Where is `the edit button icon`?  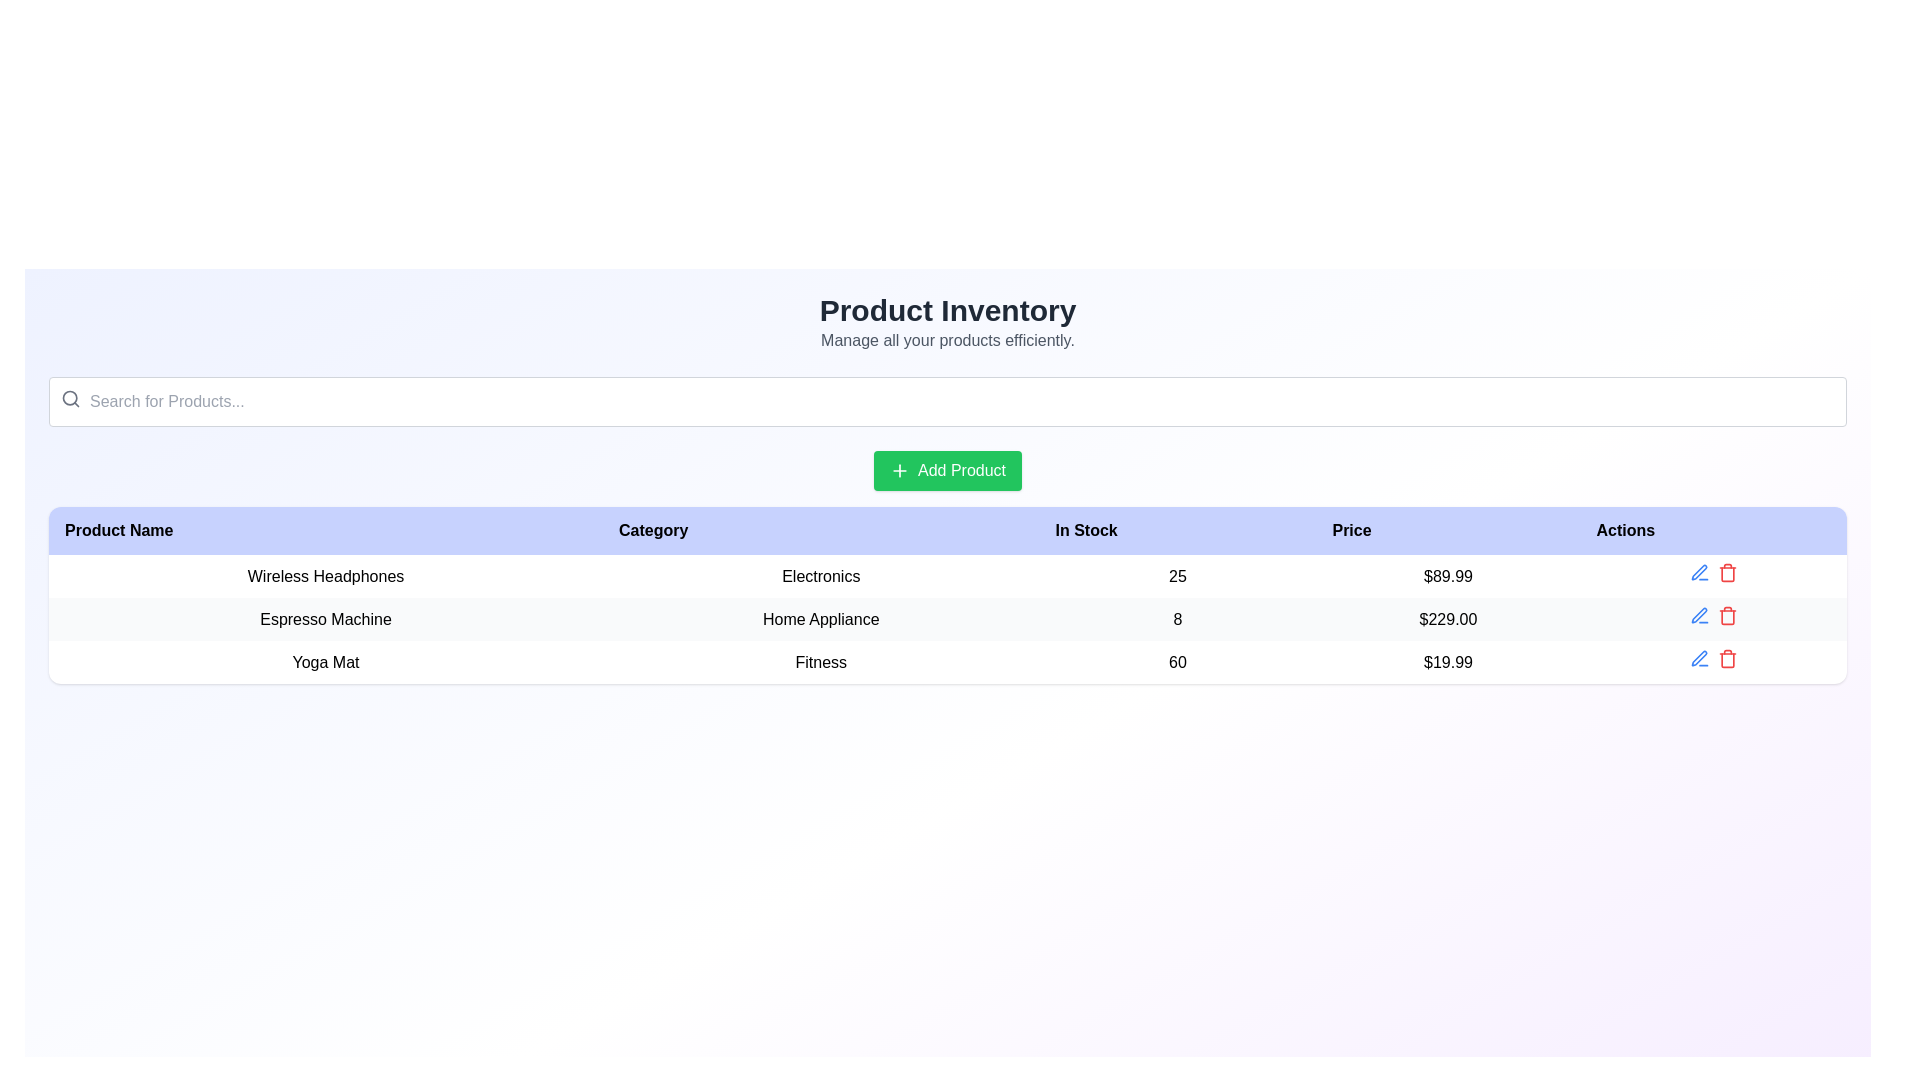 the edit button icon is located at coordinates (1698, 659).